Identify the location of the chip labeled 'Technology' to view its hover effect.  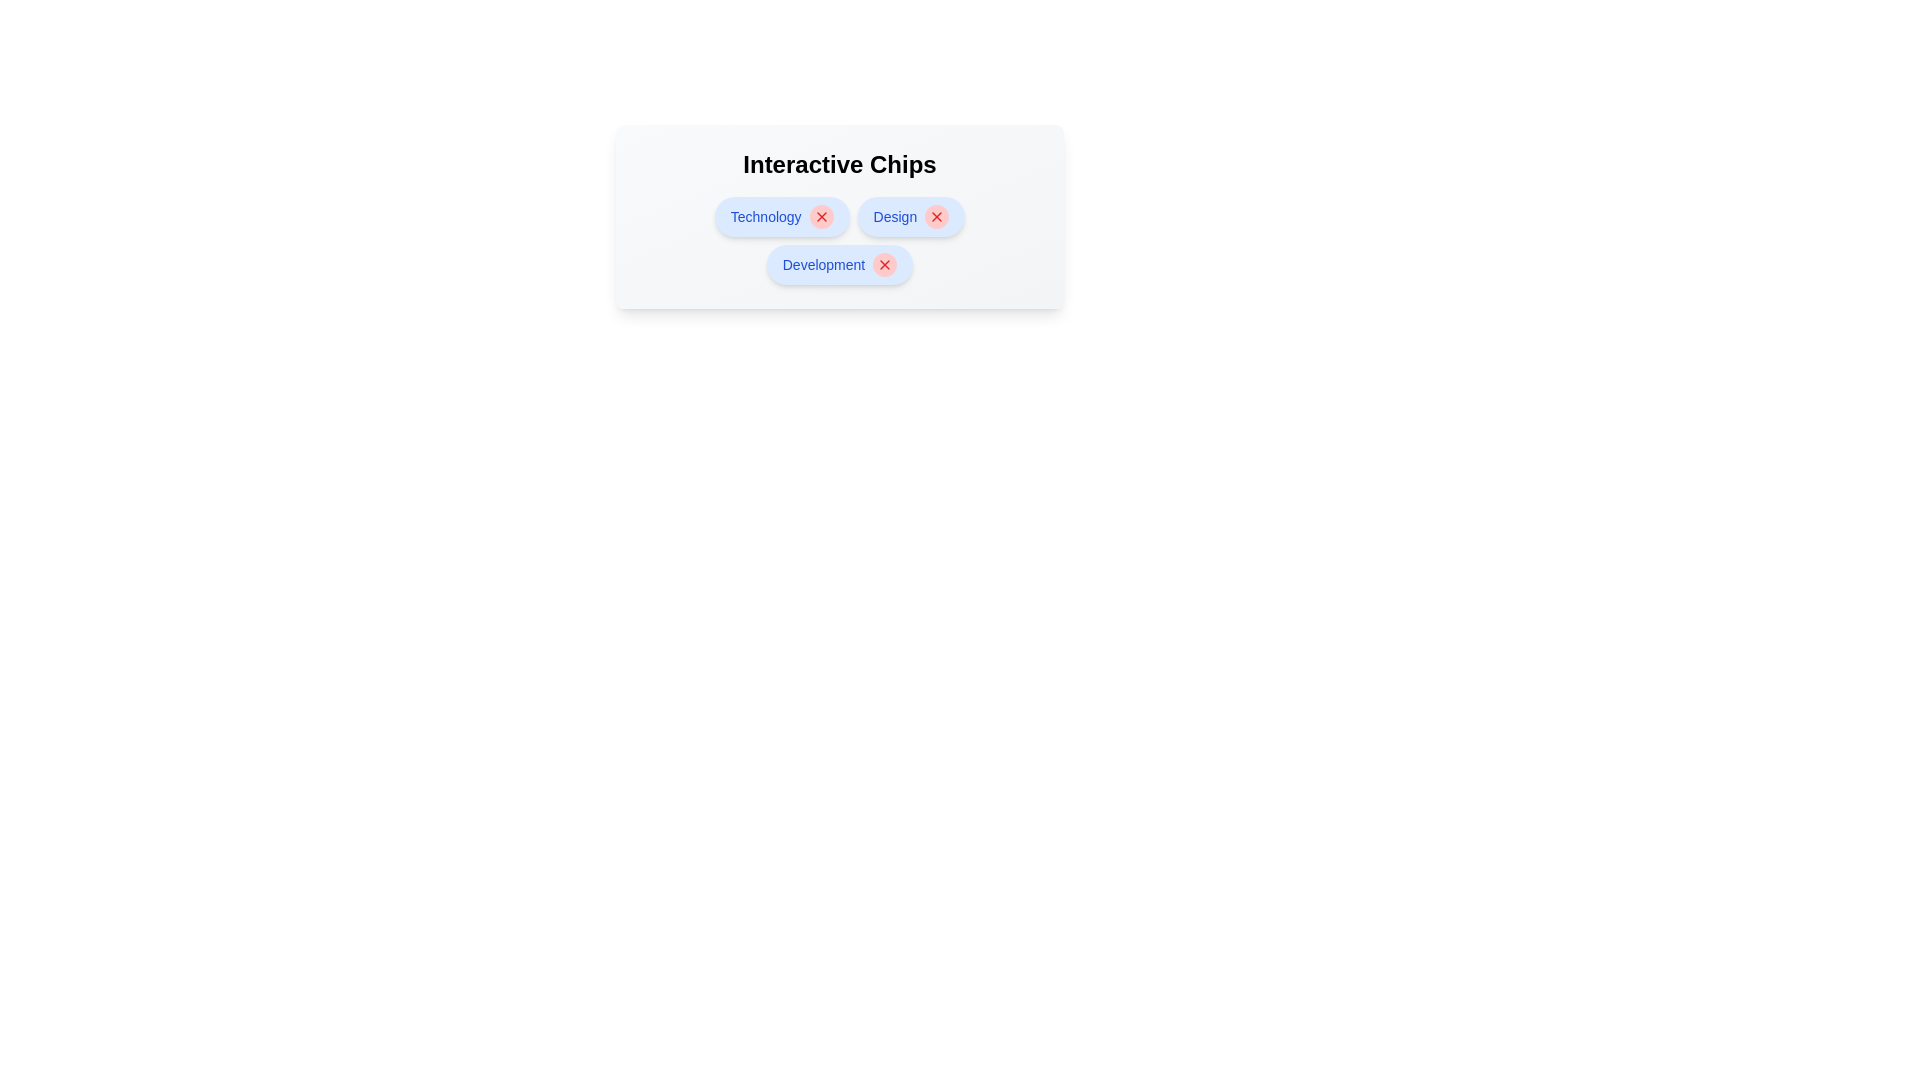
(781, 216).